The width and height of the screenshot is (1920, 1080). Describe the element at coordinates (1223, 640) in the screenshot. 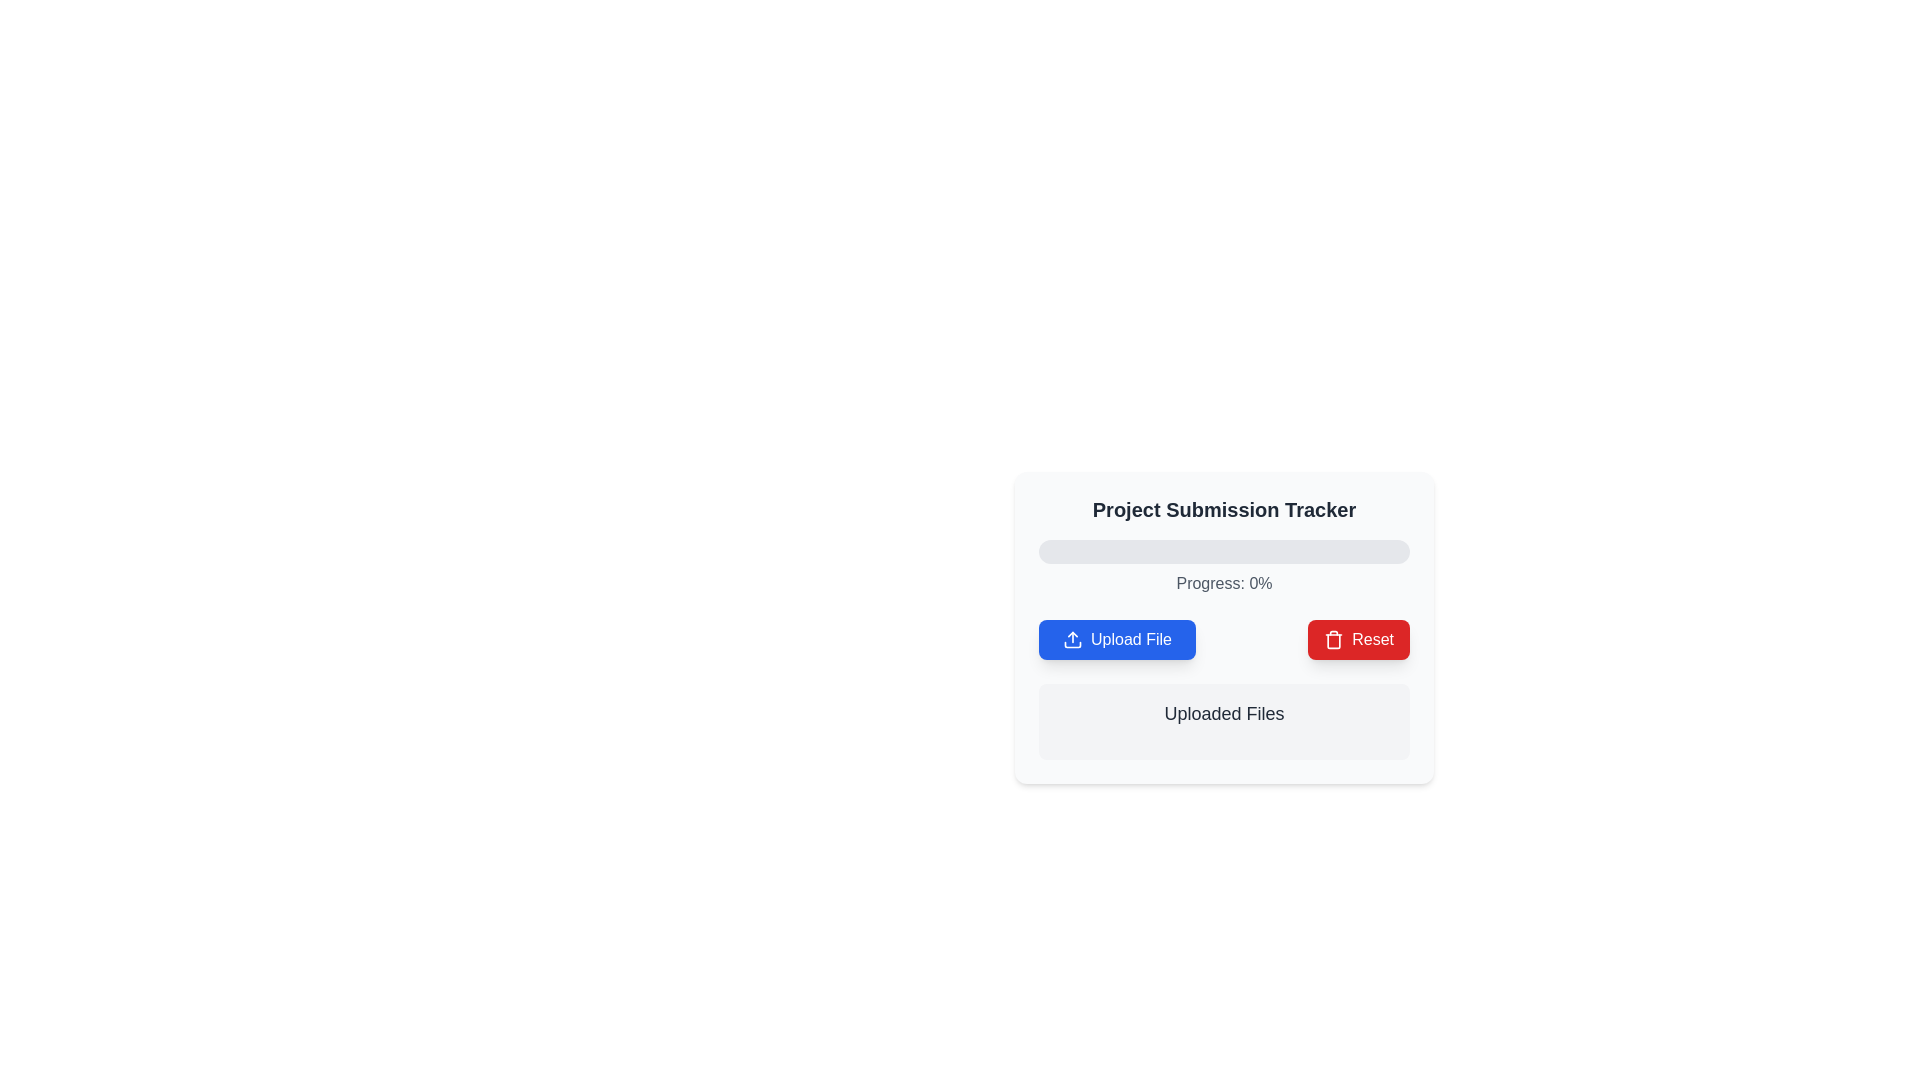

I see `the 'Upload File' and 'Reset' buttons within the button group located in the 'Project Submission Tracker' card, positioned below the 'Progress: 0%' bar` at that location.